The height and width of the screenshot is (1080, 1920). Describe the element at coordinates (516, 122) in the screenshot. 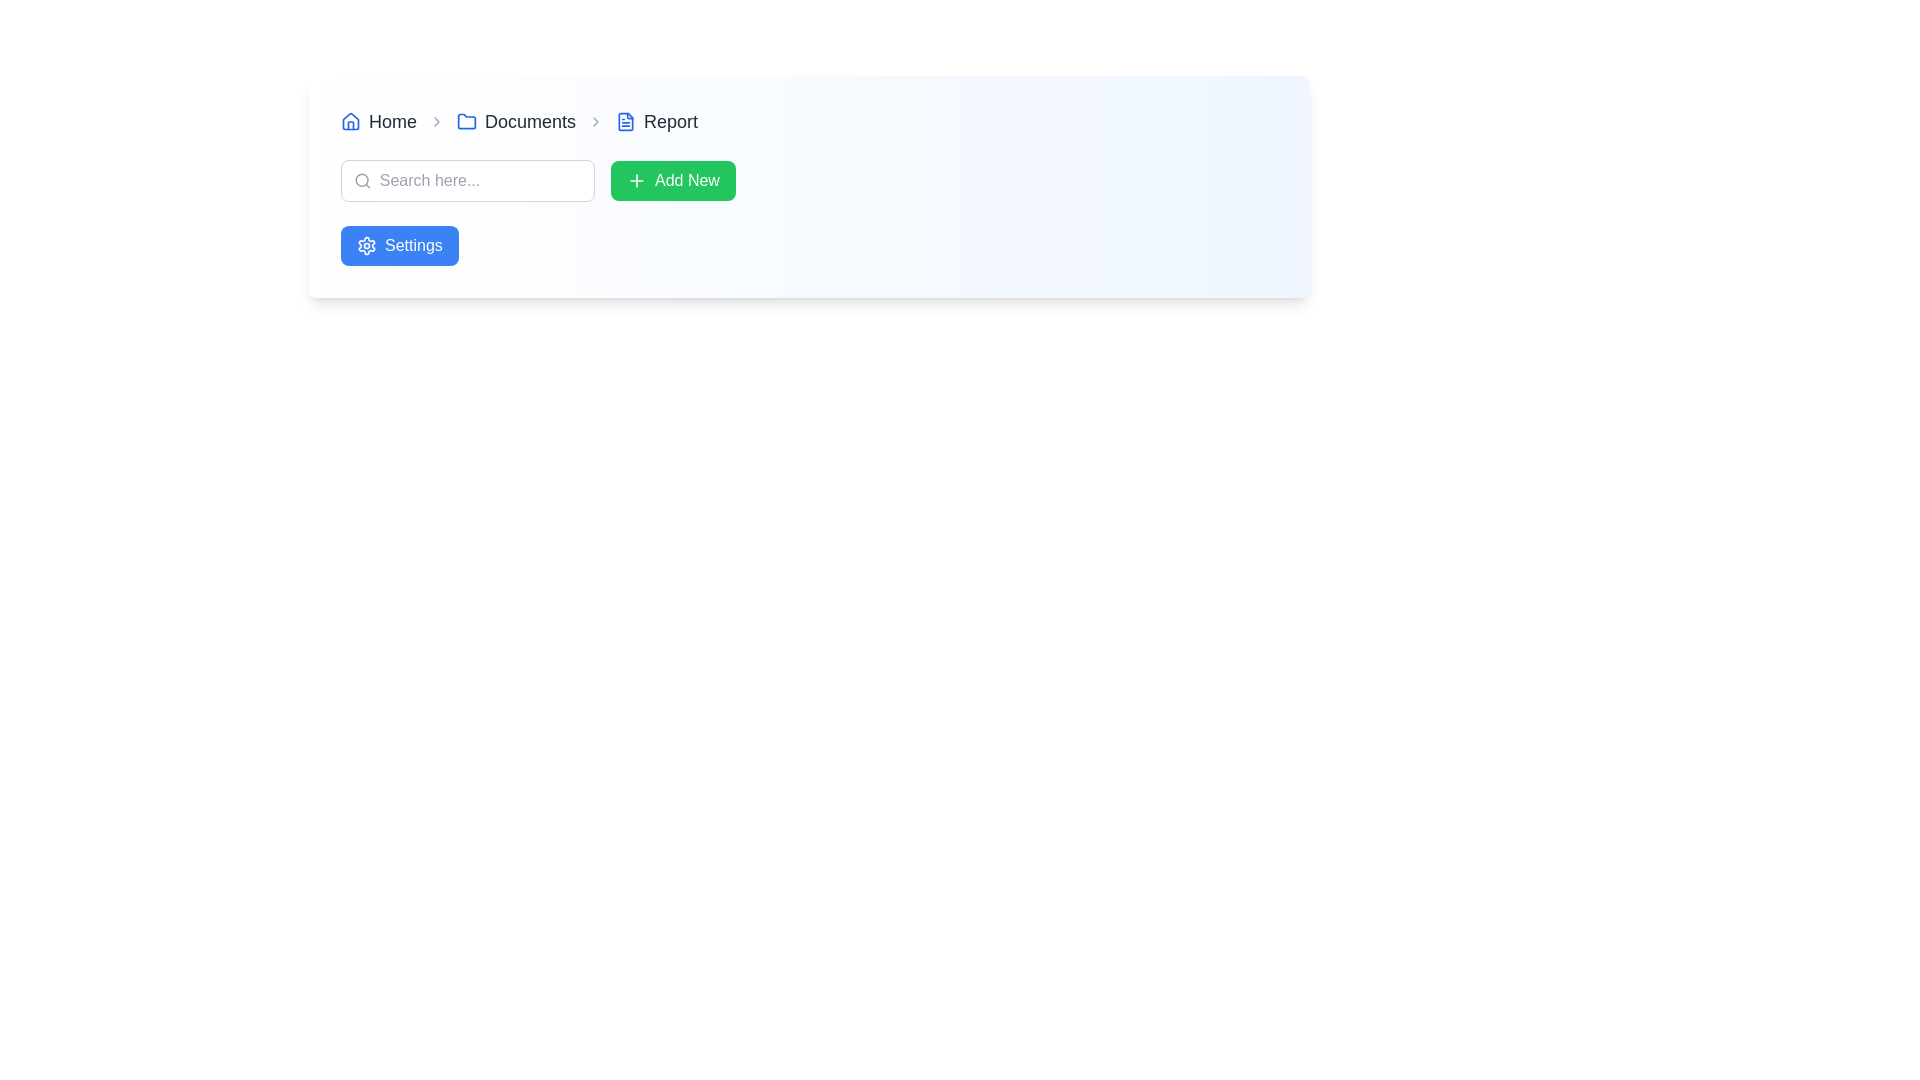

I see `the Breadcrumb item that contains a blue folder icon and the text 'Documents' in bold black font, located centrally in the breadcrumb navigation bar` at that location.